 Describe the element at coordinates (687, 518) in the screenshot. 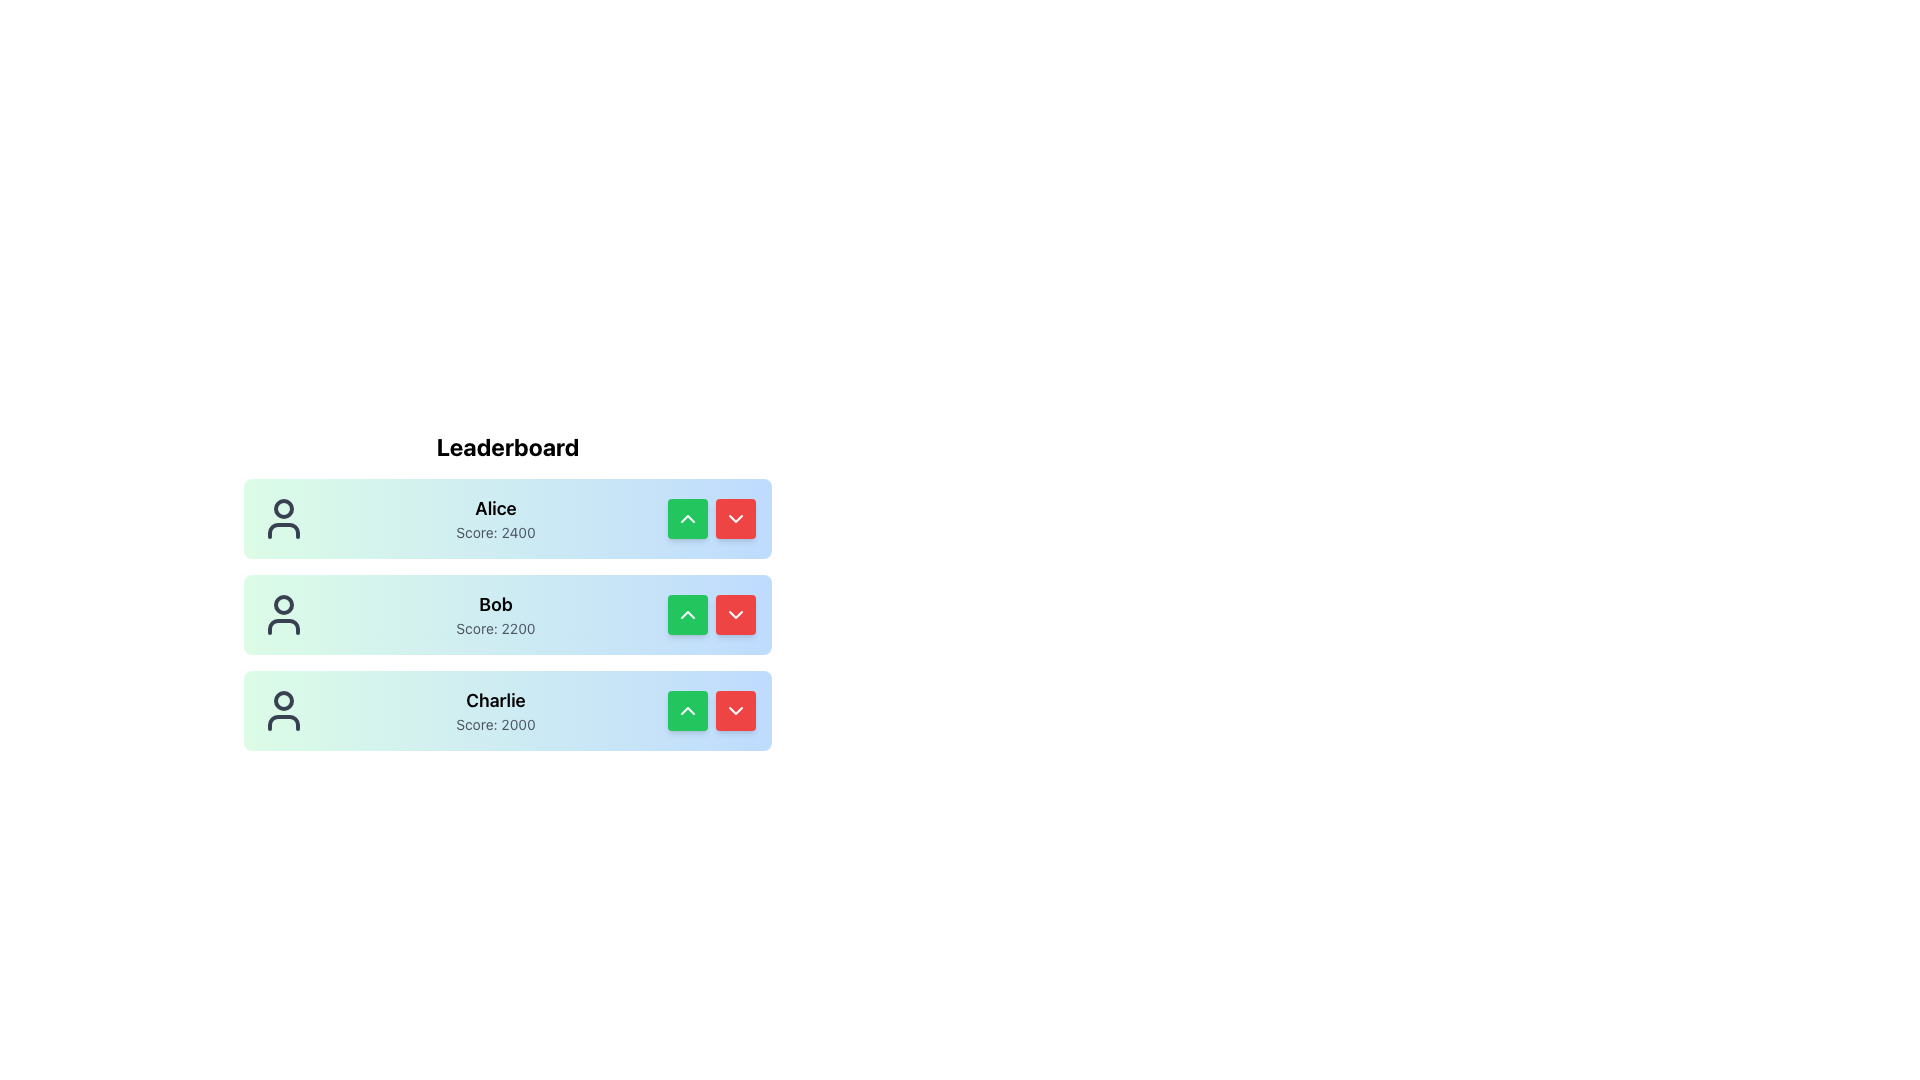

I see `the small rectangular green button with a white chevron-up icon located to the right of 'Alice Score: 2400'` at that location.